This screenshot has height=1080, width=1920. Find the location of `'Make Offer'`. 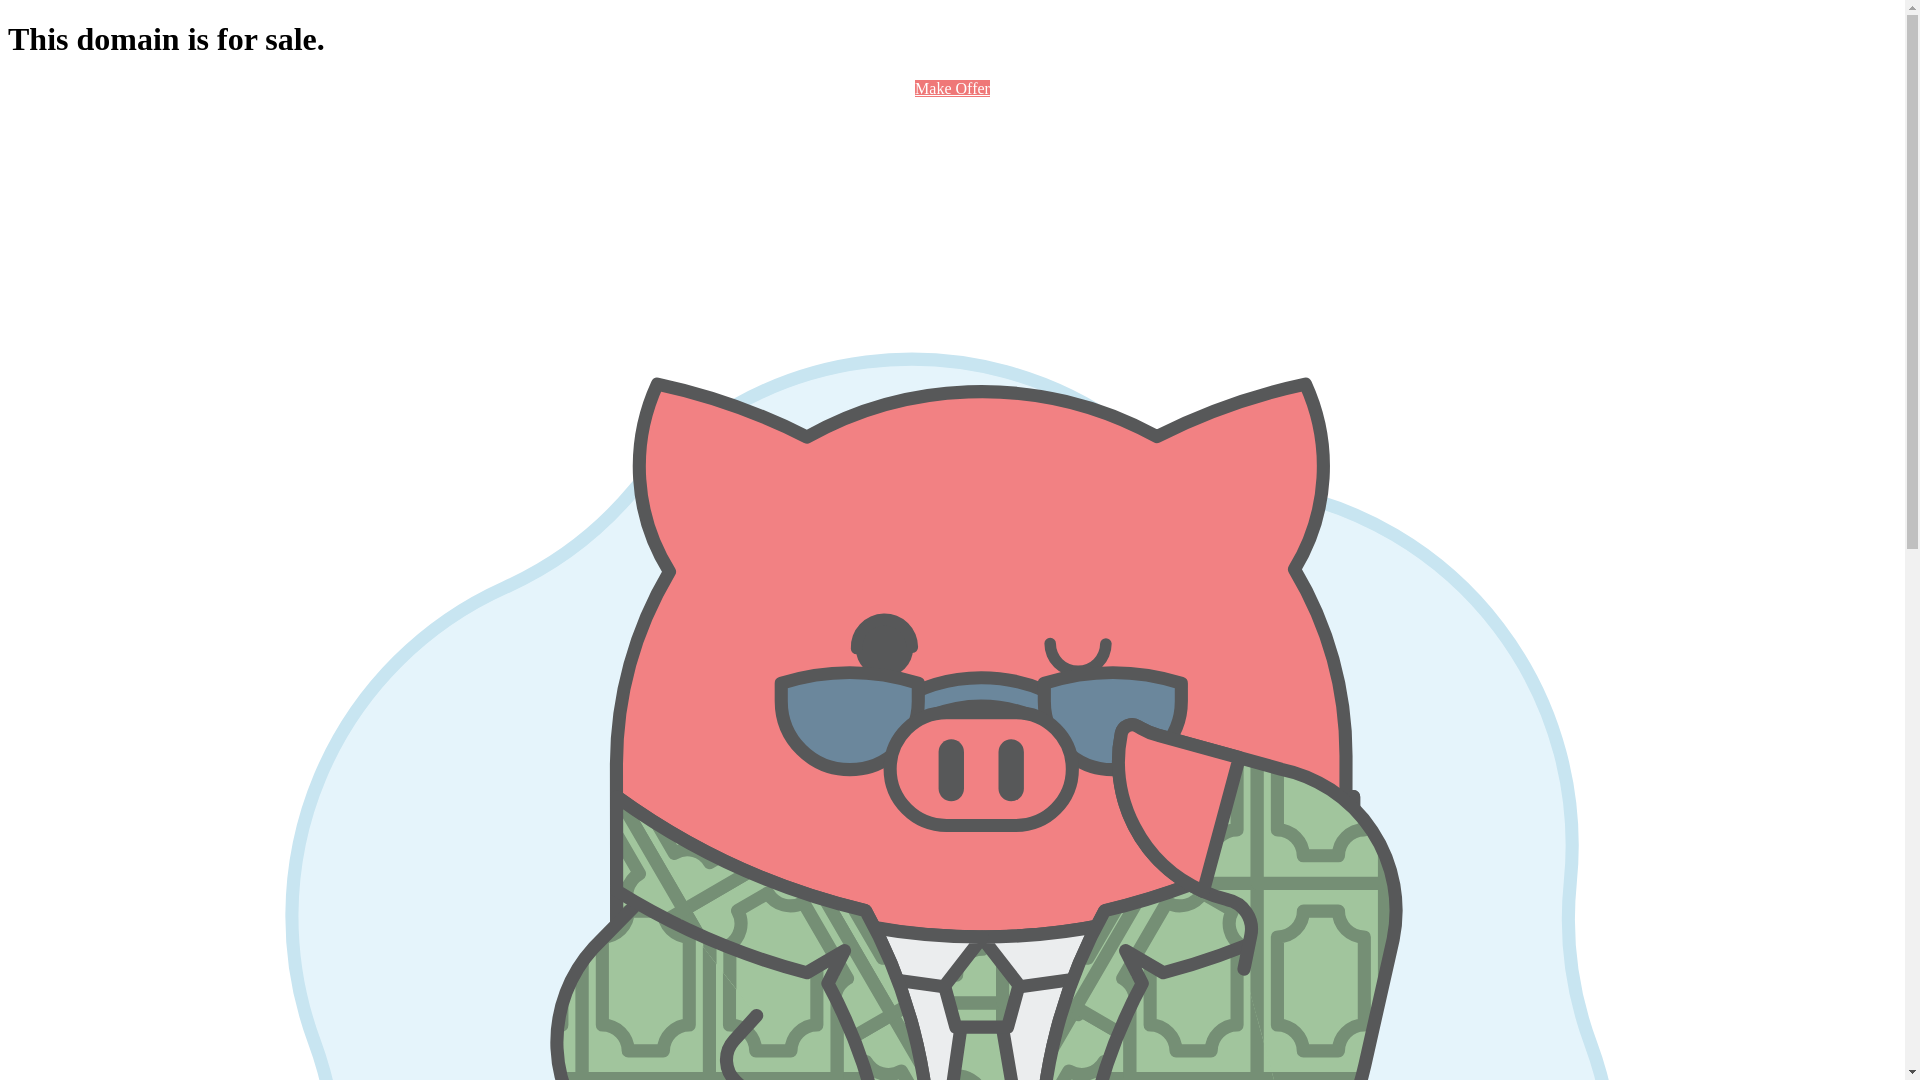

'Make Offer' is located at coordinates (914, 87).